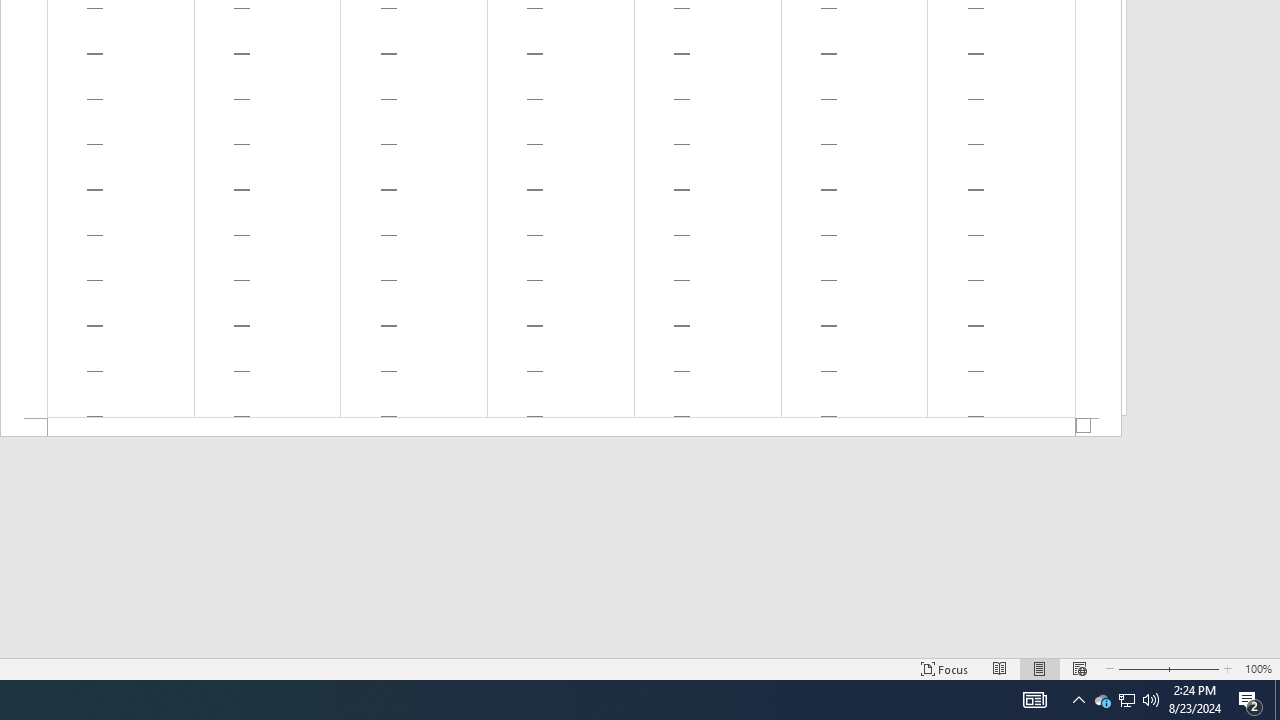 This screenshot has height=720, width=1280. Describe the element at coordinates (1000, 669) in the screenshot. I see `'Read Mode'` at that location.